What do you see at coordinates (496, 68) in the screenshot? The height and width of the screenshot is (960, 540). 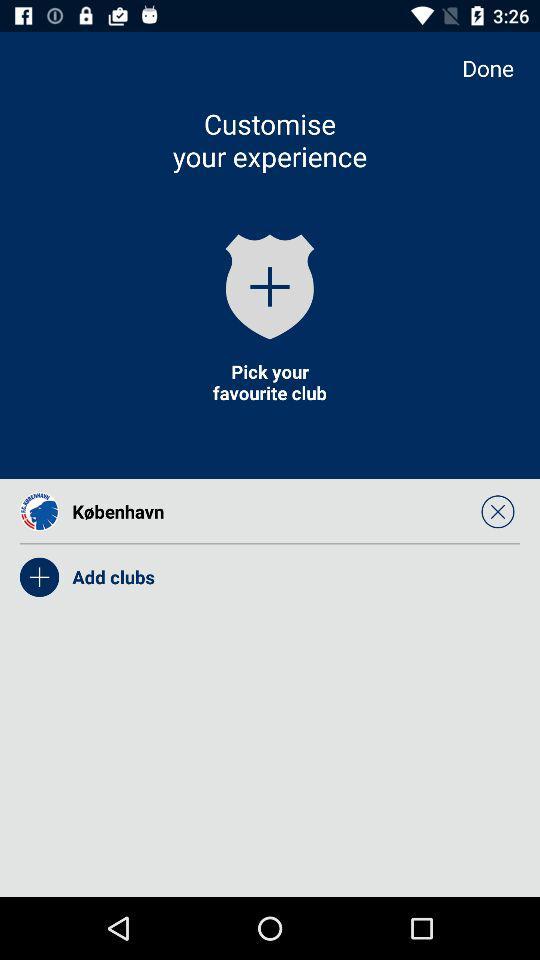 I see `the done item` at bounding box center [496, 68].